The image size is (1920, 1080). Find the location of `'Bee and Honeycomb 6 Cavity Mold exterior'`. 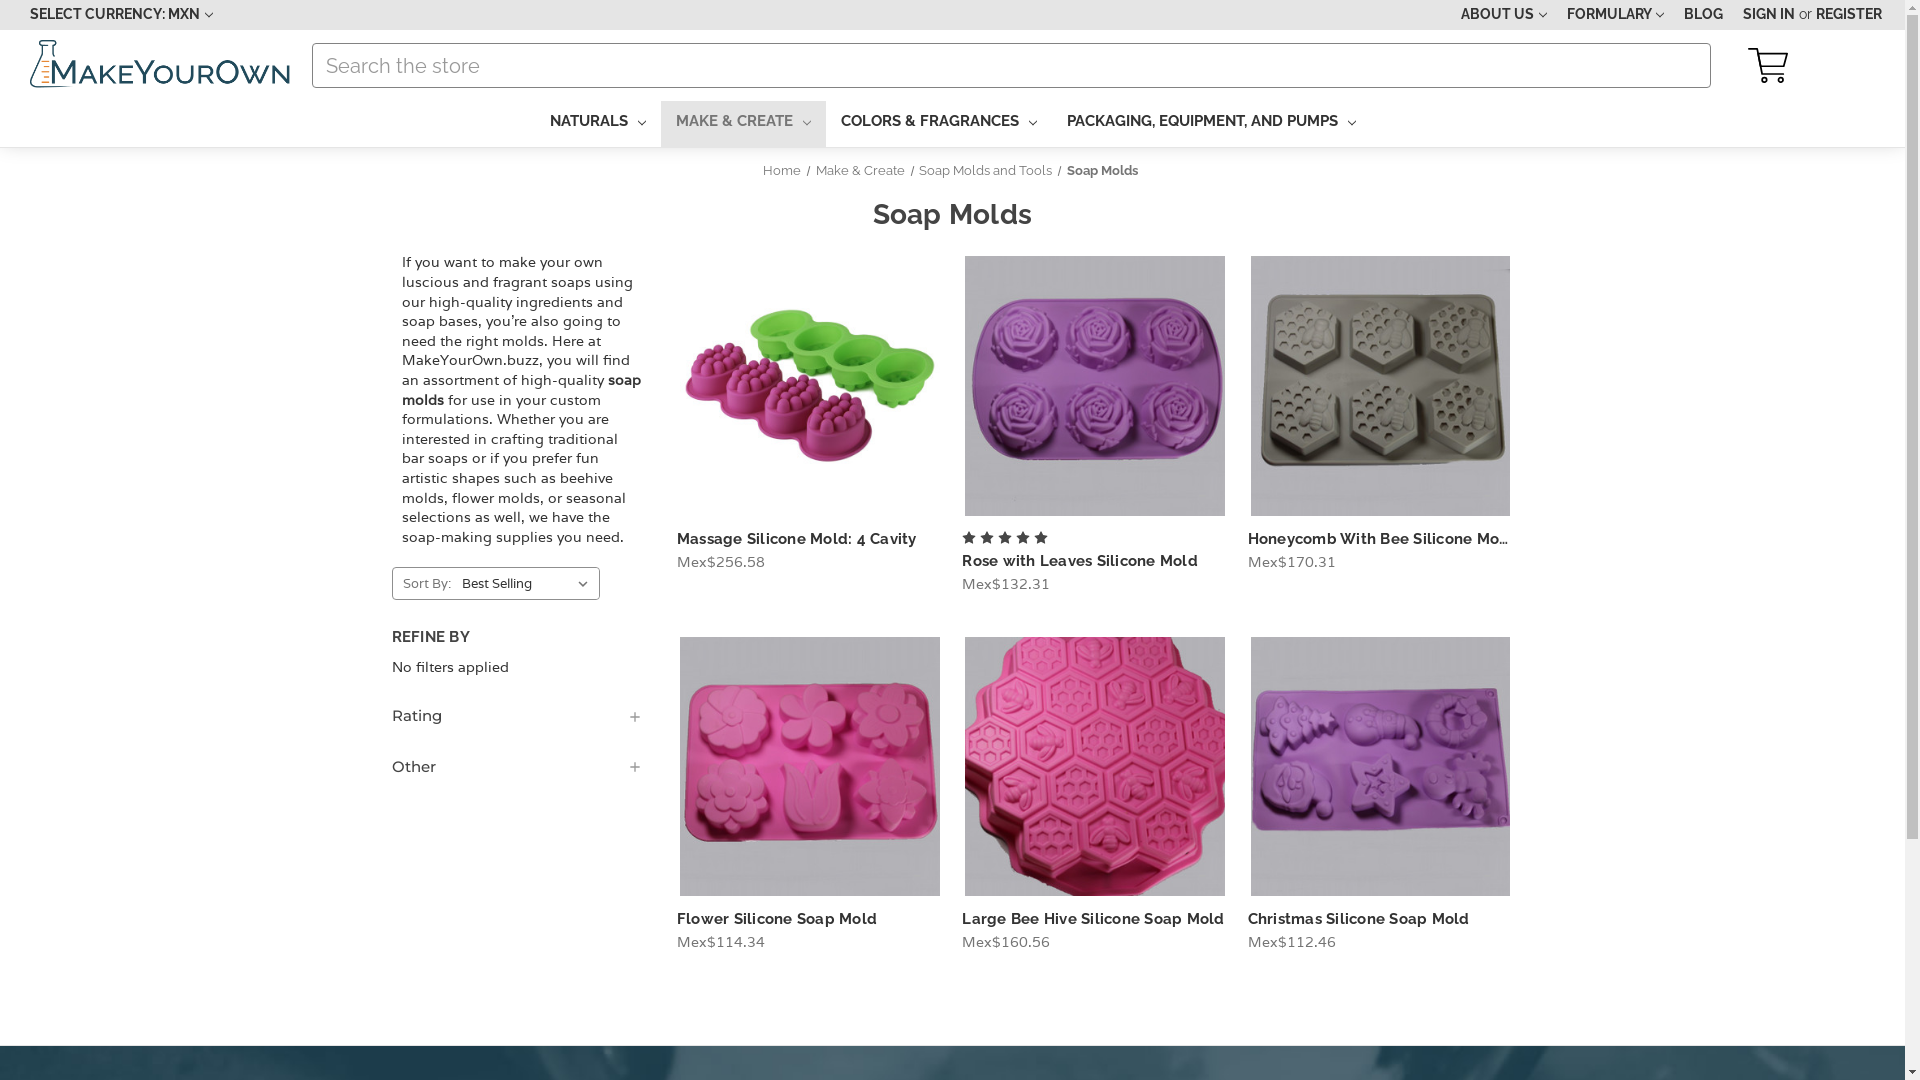

'Bee and Honeycomb 6 Cavity Mold exterior' is located at coordinates (1380, 385).